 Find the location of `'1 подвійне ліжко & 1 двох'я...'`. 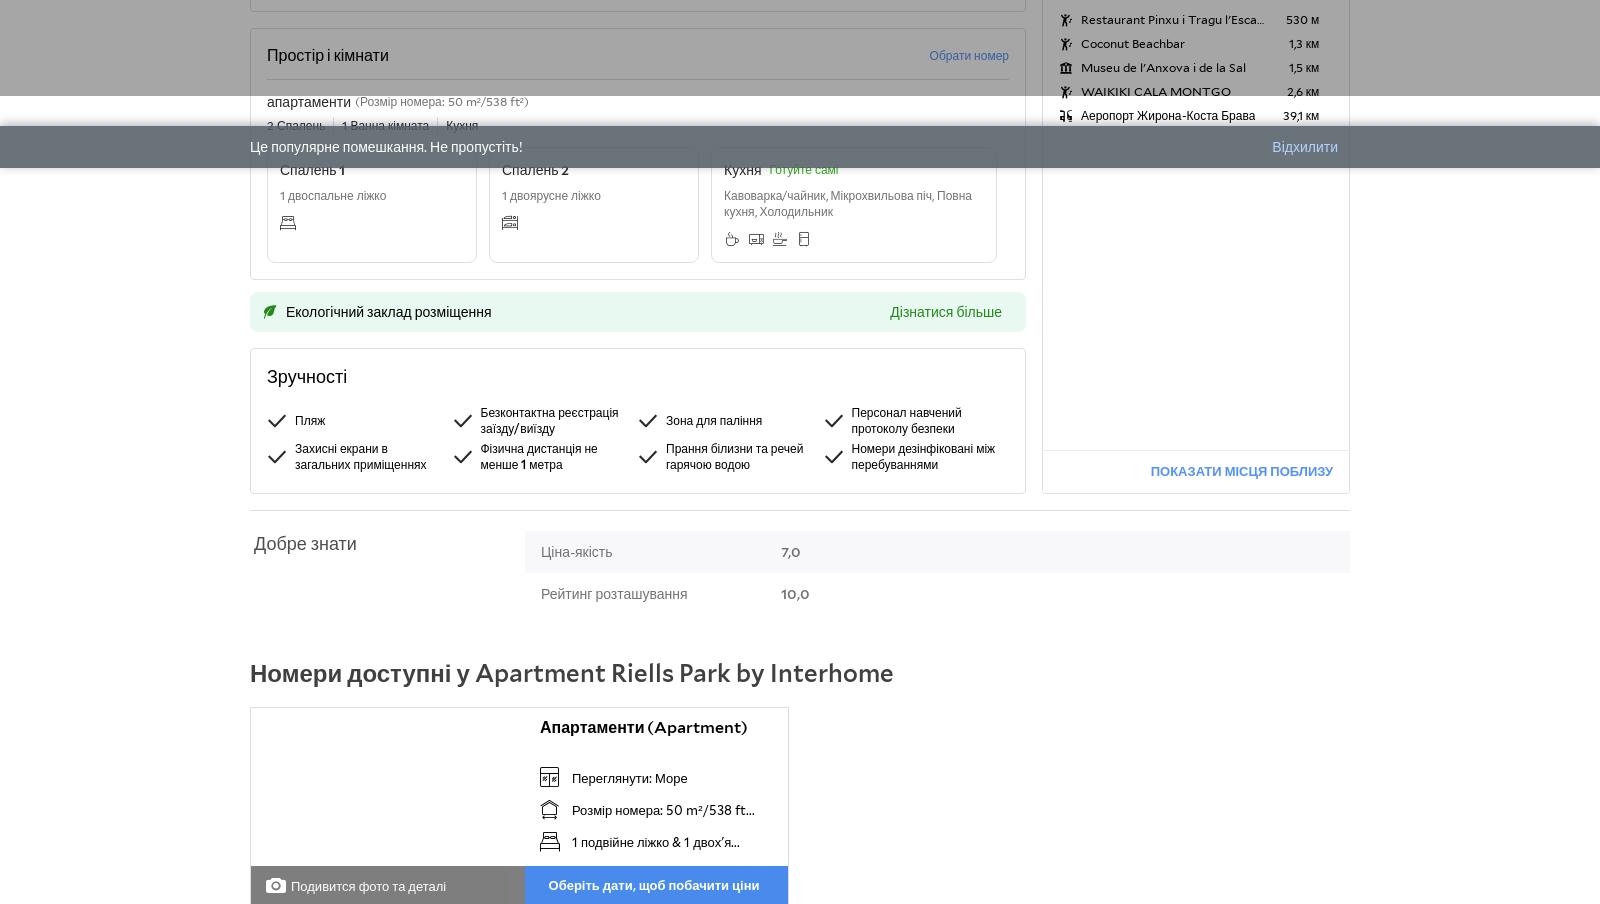

'1 подвійне ліжко & 1 двох'я...' is located at coordinates (656, 841).